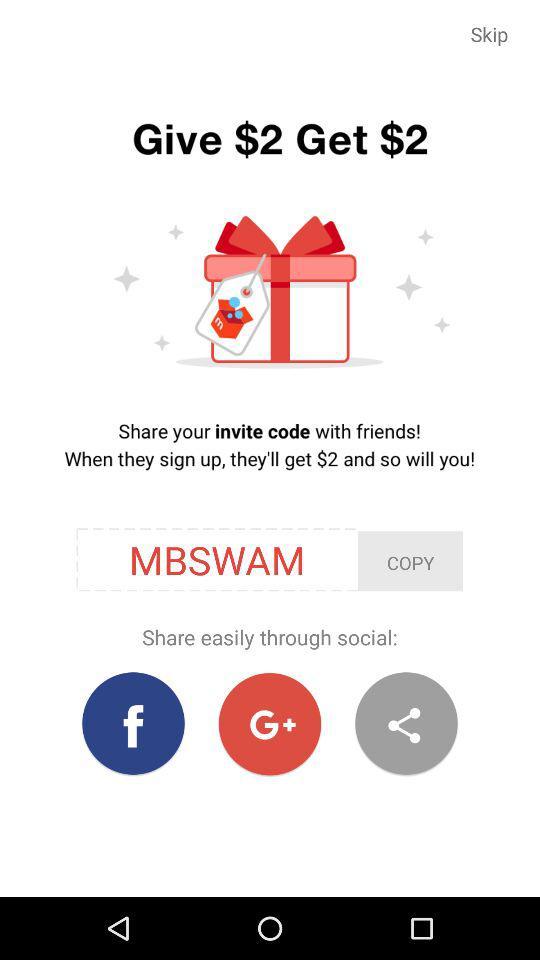 The height and width of the screenshot is (960, 540). I want to click on share the article, so click(405, 723).